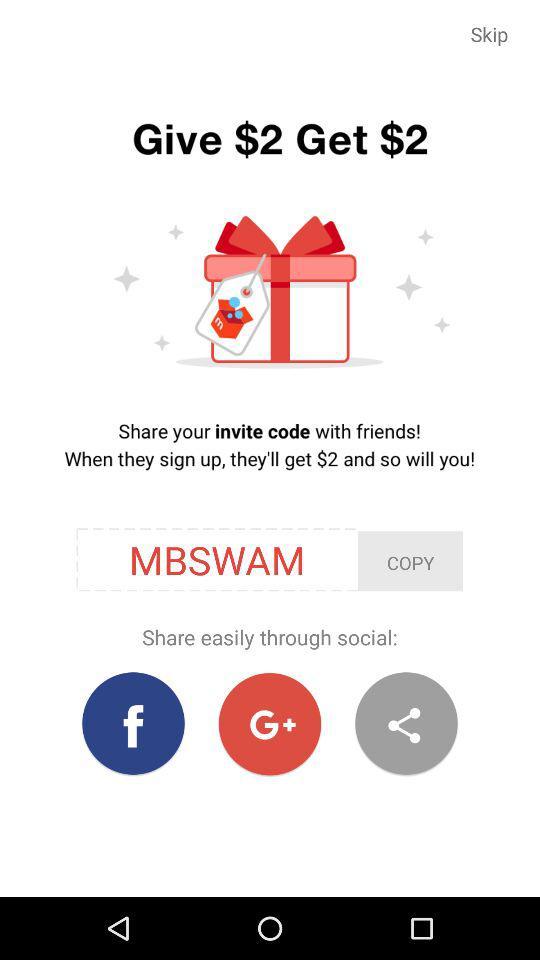 The height and width of the screenshot is (960, 540). I want to click on share the article, so click(405, 723).